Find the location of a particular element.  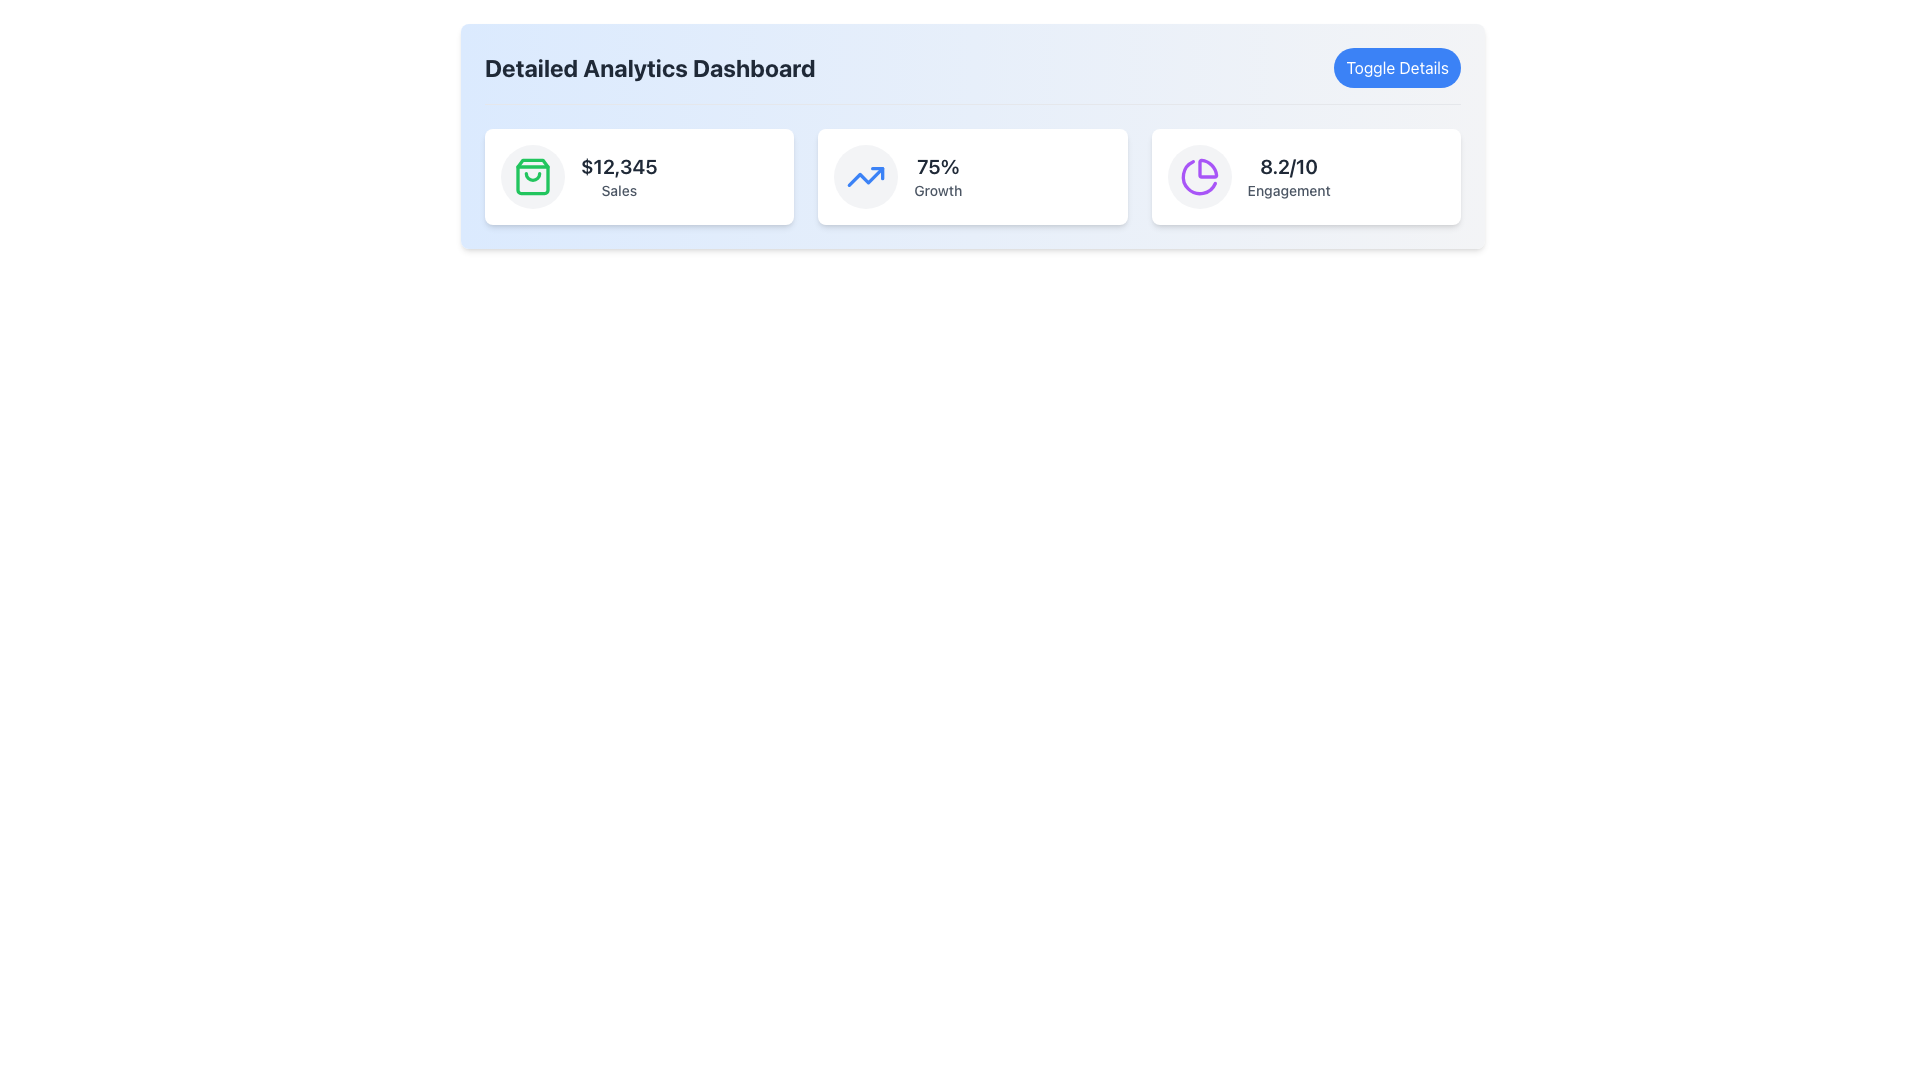

the engagement metric icon located at the top-left of the third card, which symbolizes the engagement metric with a pie chart representation is located at coordinates (1199, 176).